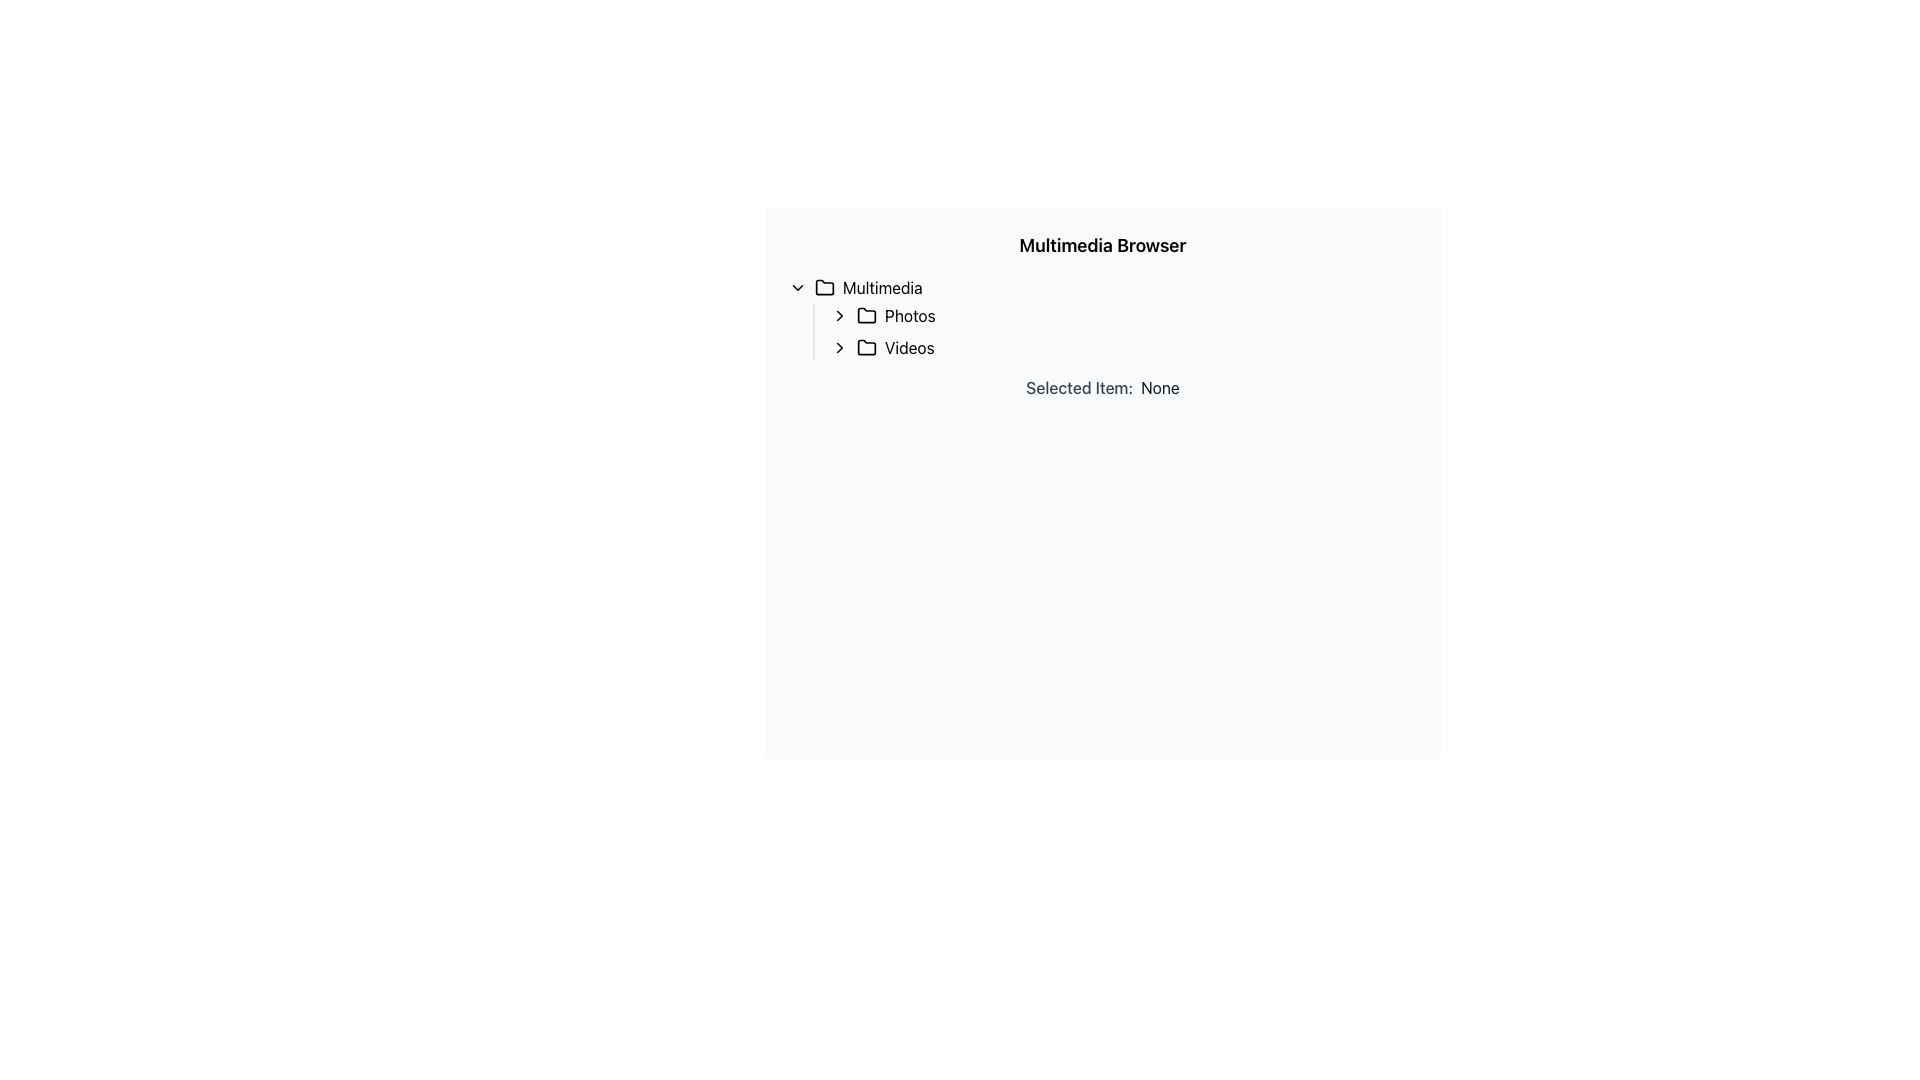  Describe the element at coordinates (881, 288) in the screenshot. I see `the 'Multimedia' text label, which serves as a label for a collapsible folder group` at that location.